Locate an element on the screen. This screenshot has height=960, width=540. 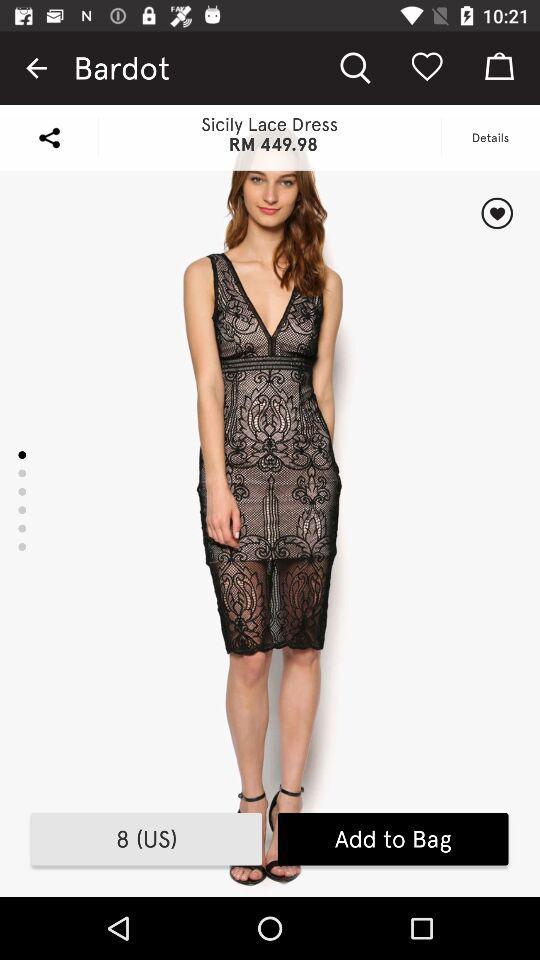
the share icon is located at coordinates (49, 136).